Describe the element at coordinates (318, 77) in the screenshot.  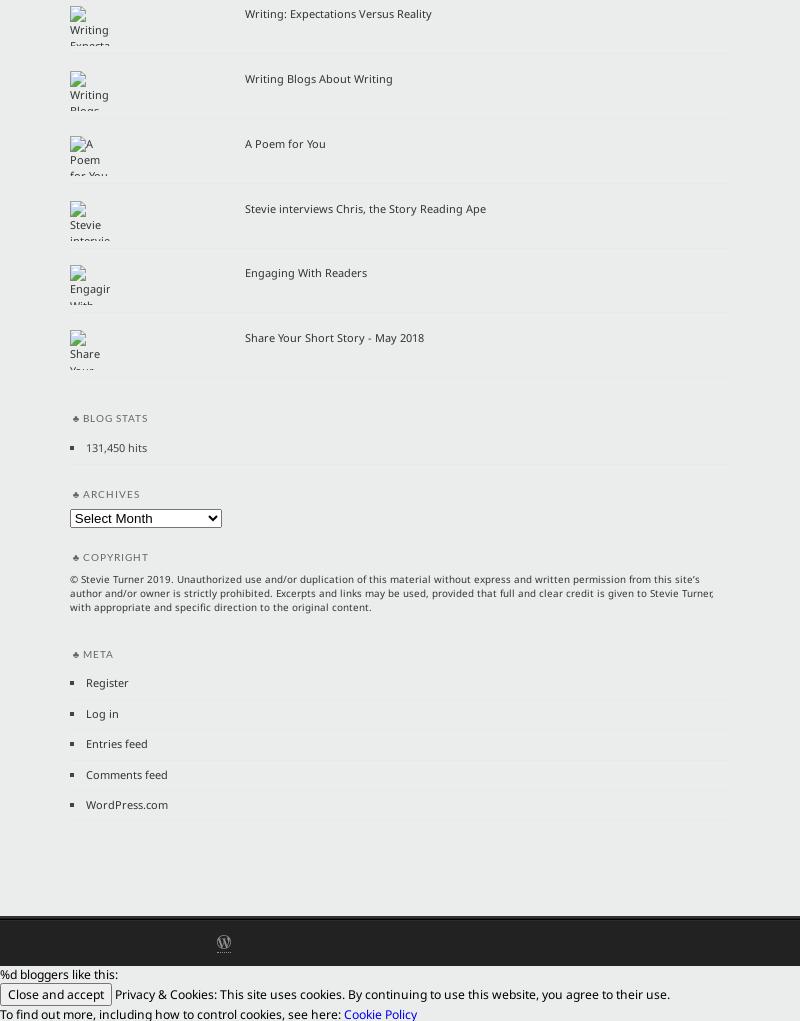
I see `'Writing Blogs About Writing'` at that location.